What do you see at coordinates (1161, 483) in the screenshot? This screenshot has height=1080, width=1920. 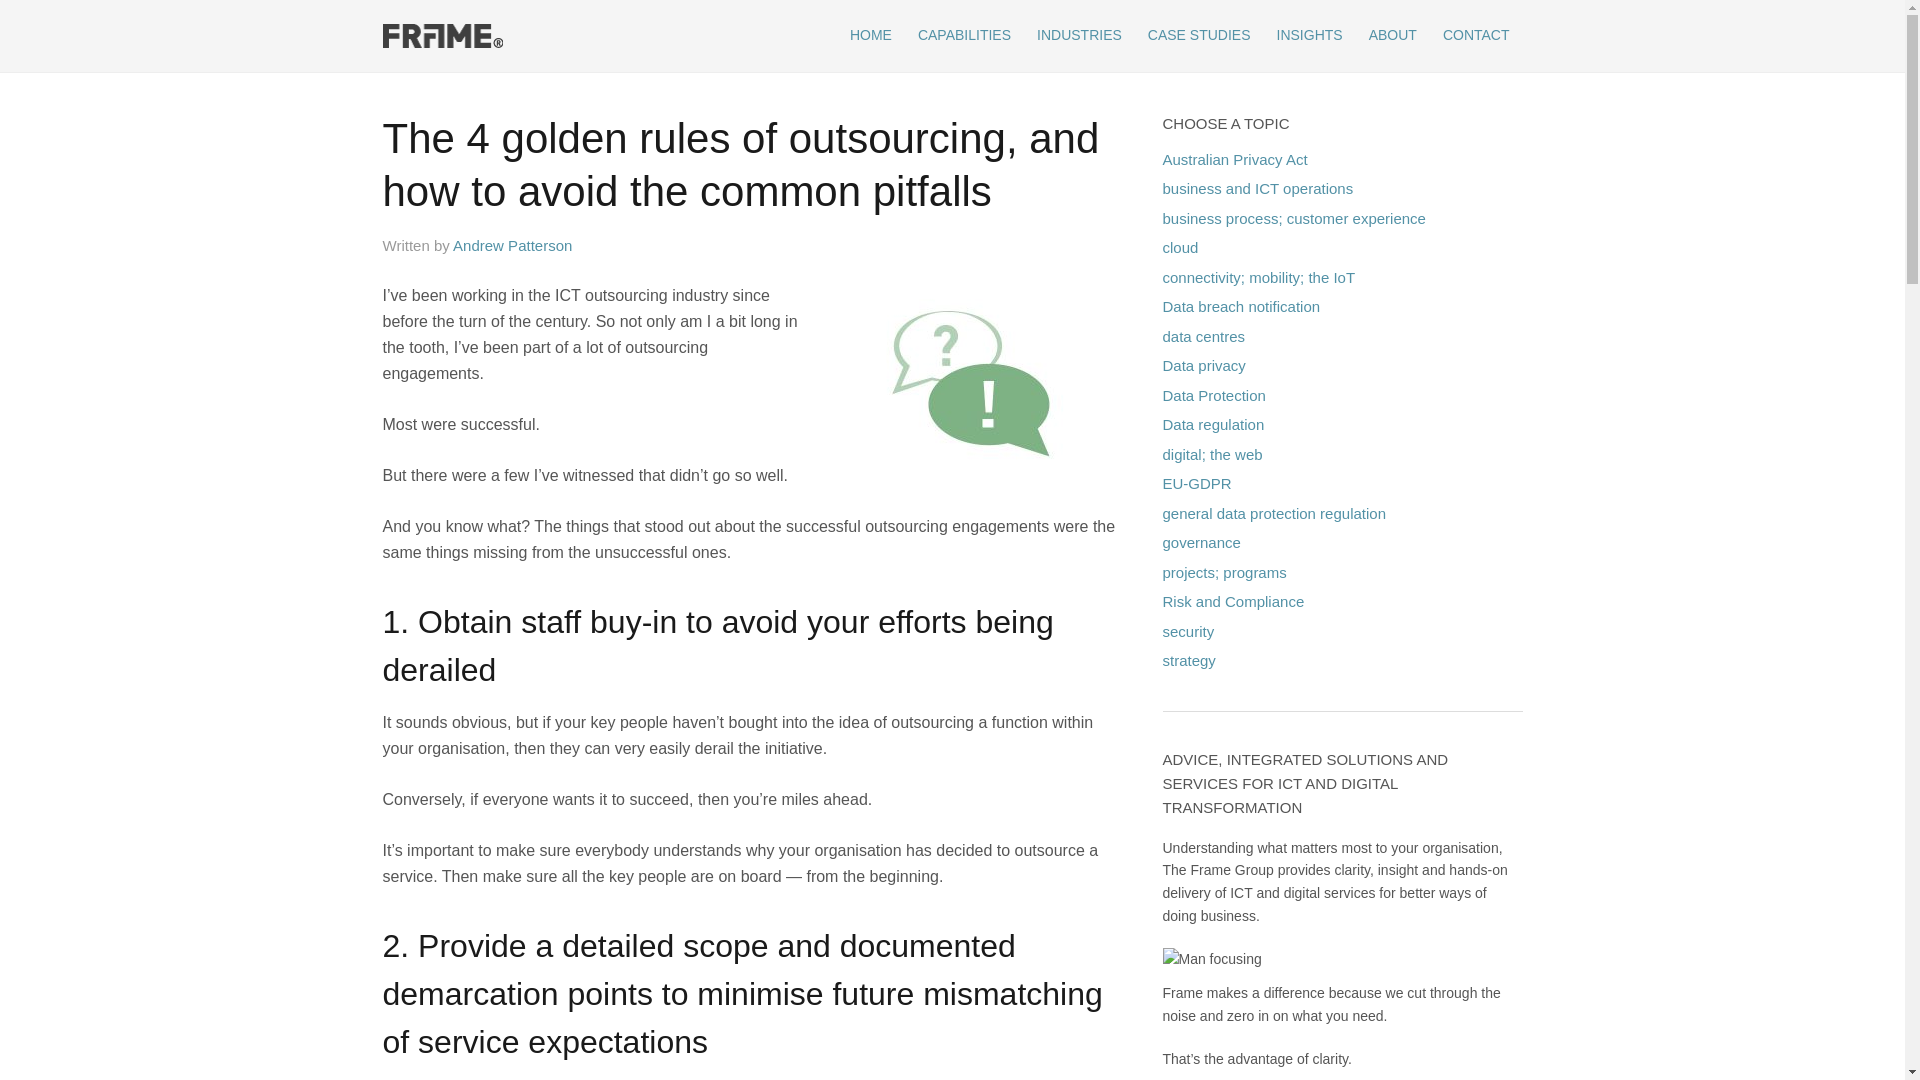 I see `'EU-GDPR'` at bounding box center [1161, 483].